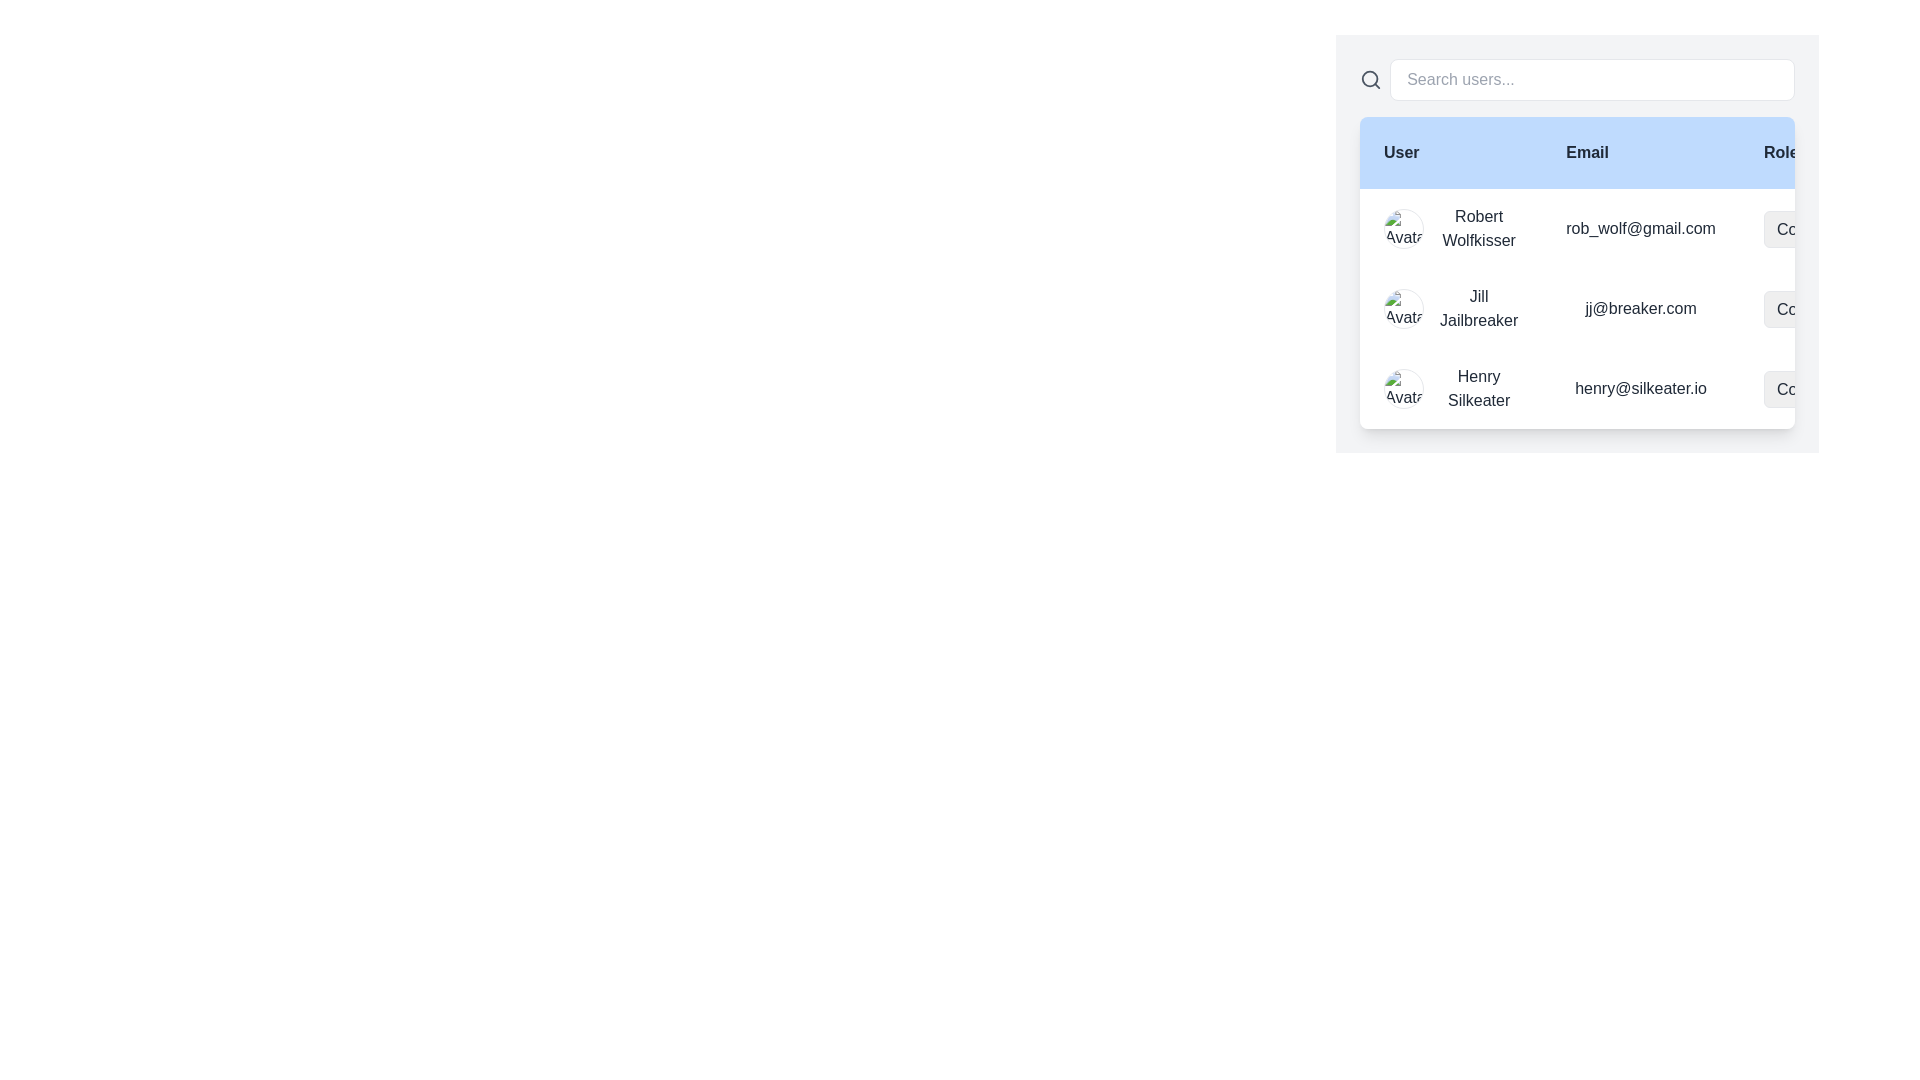 This screenshot has height=1080, width=1920. What do you see at coordinates (1479, 227) in the screenshot?
I see `the Text Label displaying the user's name located in the first row under the 'User' column of the table, immediately to the right of the avatar image` at bounding box center [1479, 227].